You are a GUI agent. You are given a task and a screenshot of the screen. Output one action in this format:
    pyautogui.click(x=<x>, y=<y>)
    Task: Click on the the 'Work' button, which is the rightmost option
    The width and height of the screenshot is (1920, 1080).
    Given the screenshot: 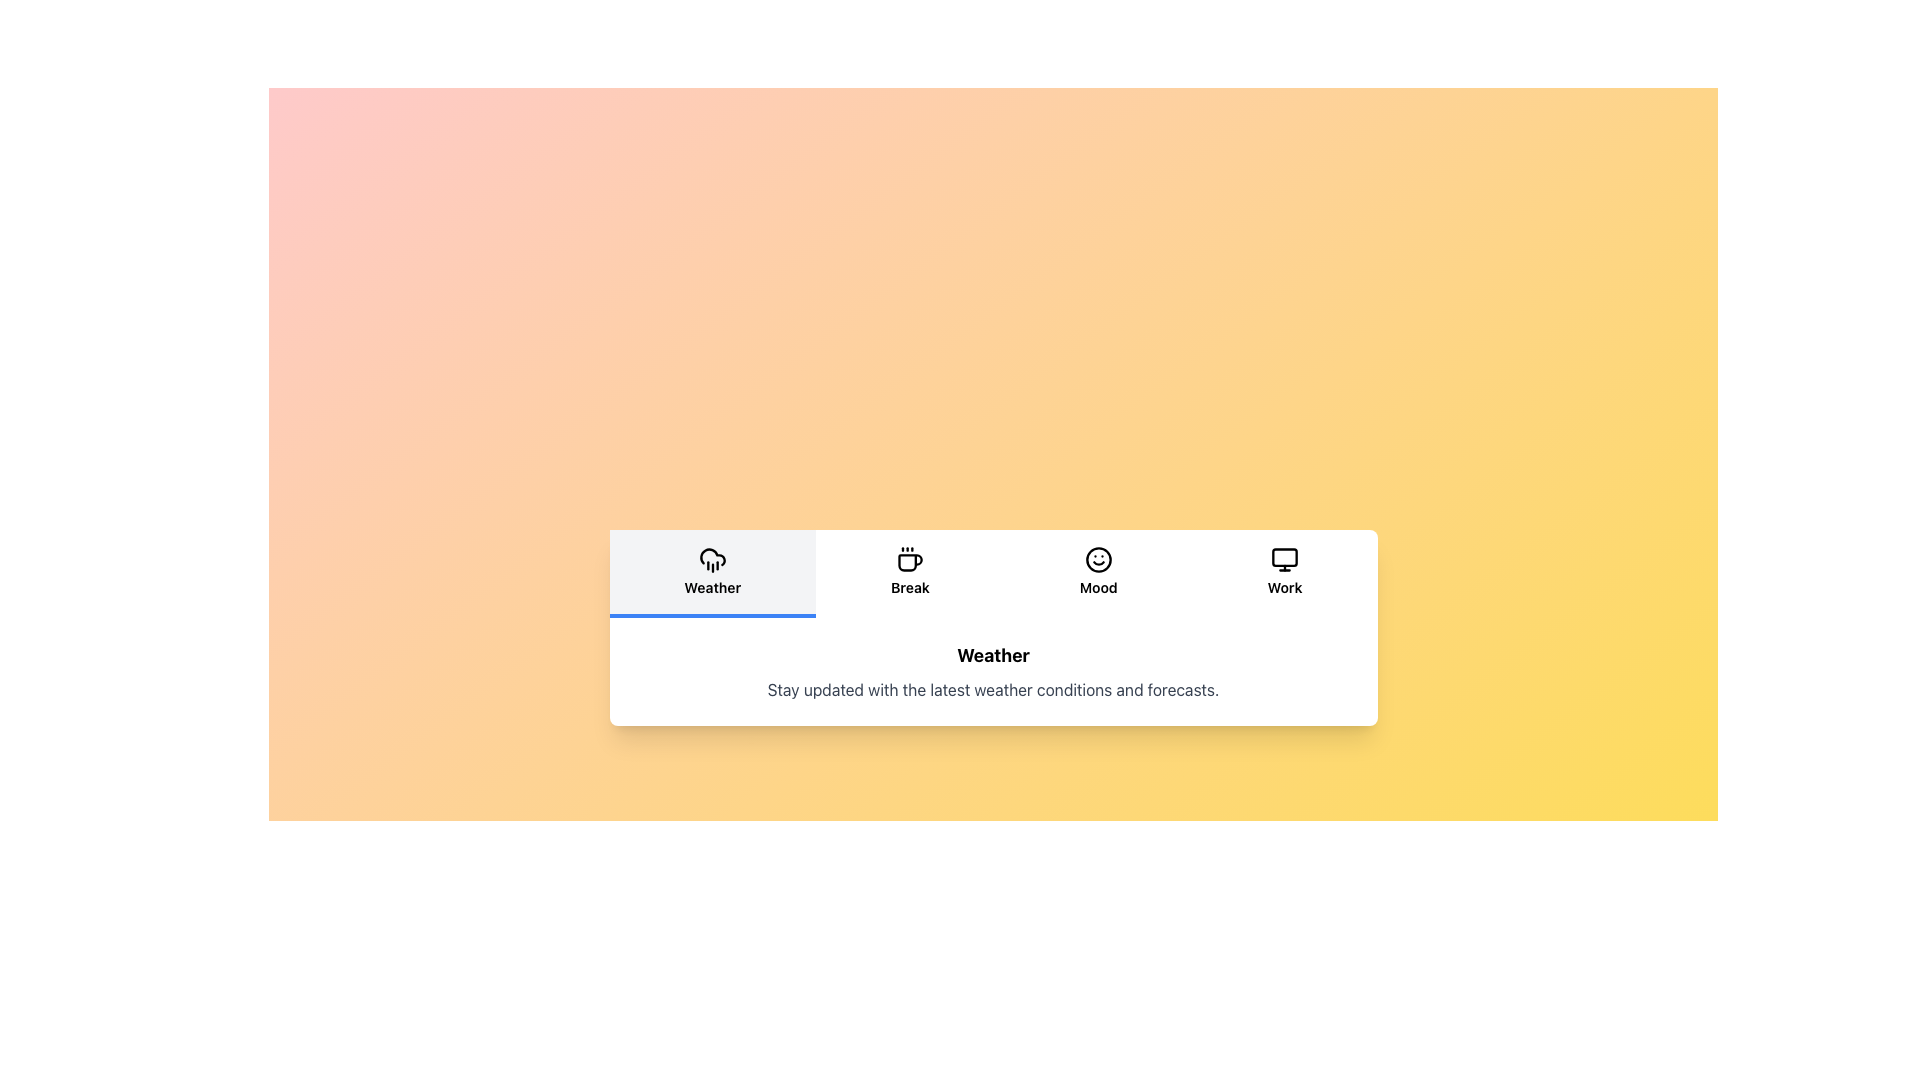 What is the action you would take?
    pyautogui.click(x=1285, y=574)
    